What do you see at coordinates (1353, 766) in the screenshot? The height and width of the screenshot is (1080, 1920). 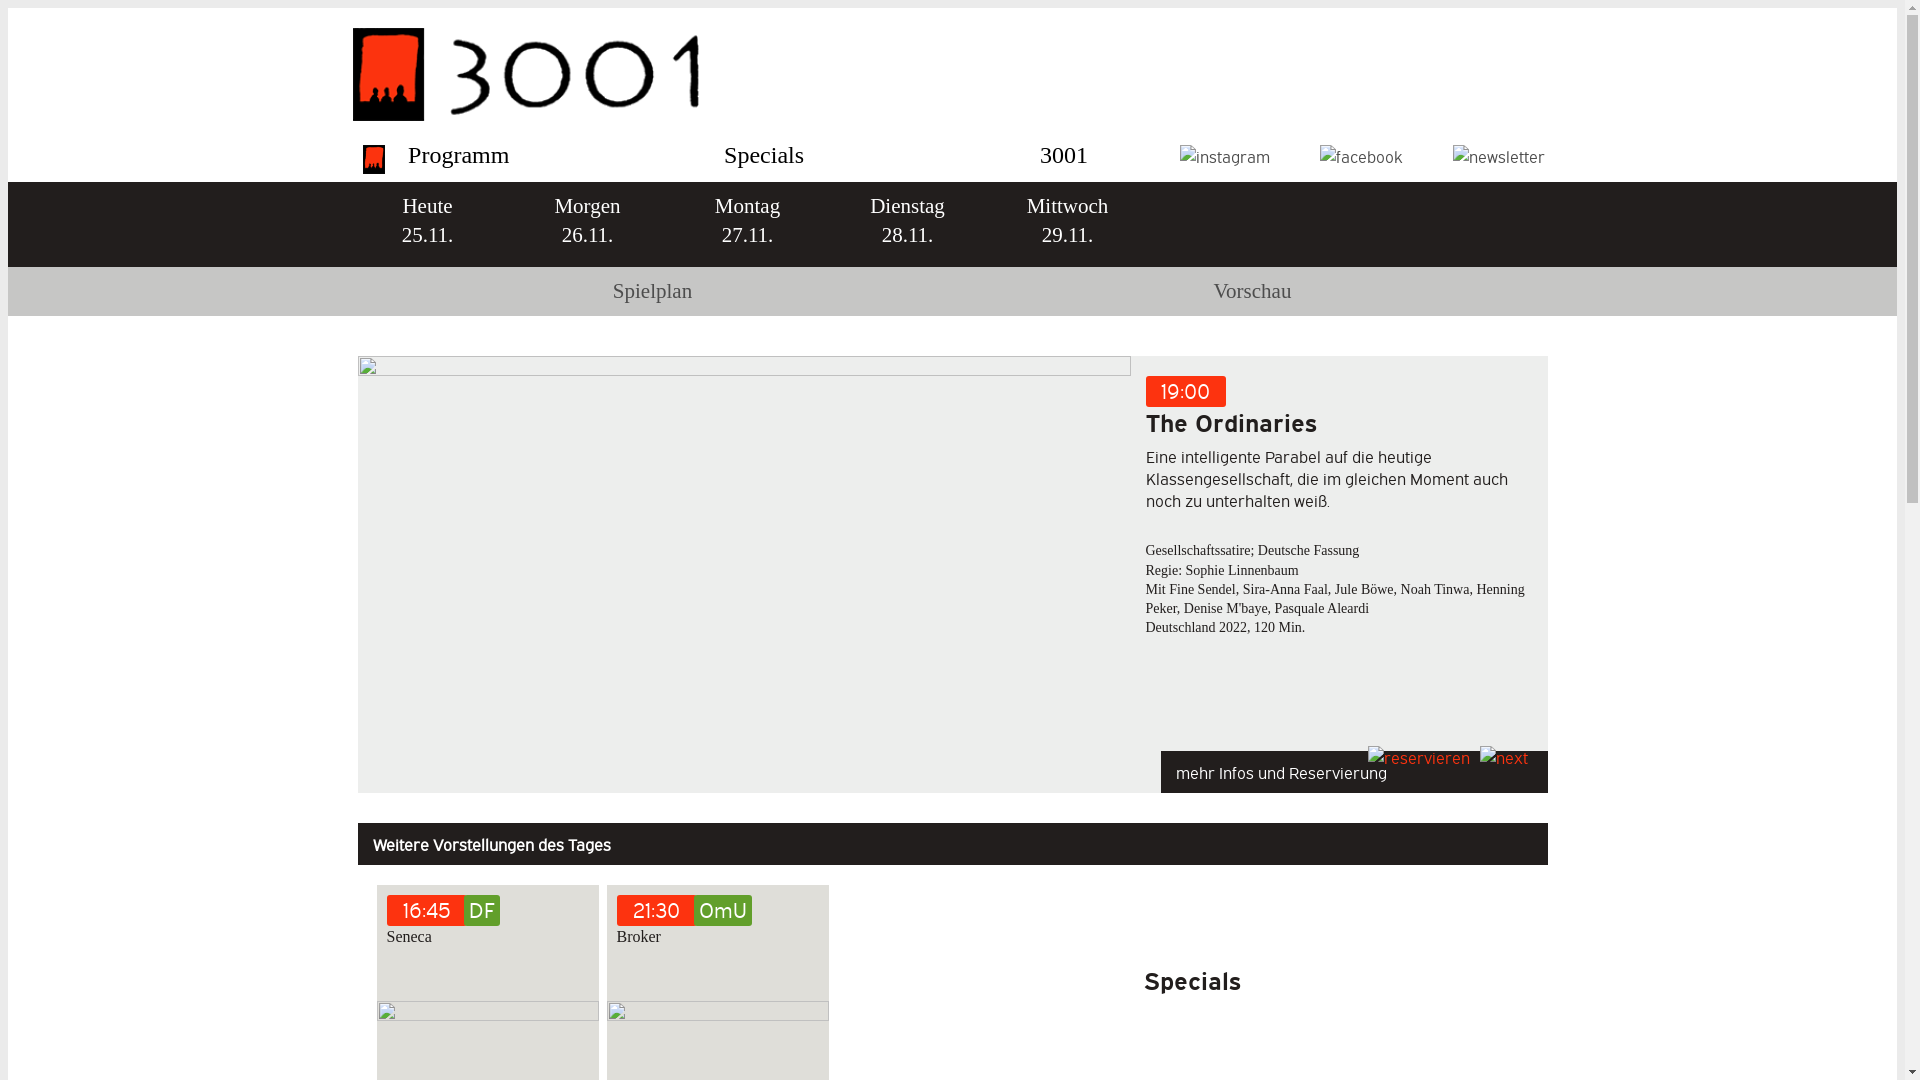 I see `'mehr Infos und Reservierung'` at bounding box center [1353, 766].